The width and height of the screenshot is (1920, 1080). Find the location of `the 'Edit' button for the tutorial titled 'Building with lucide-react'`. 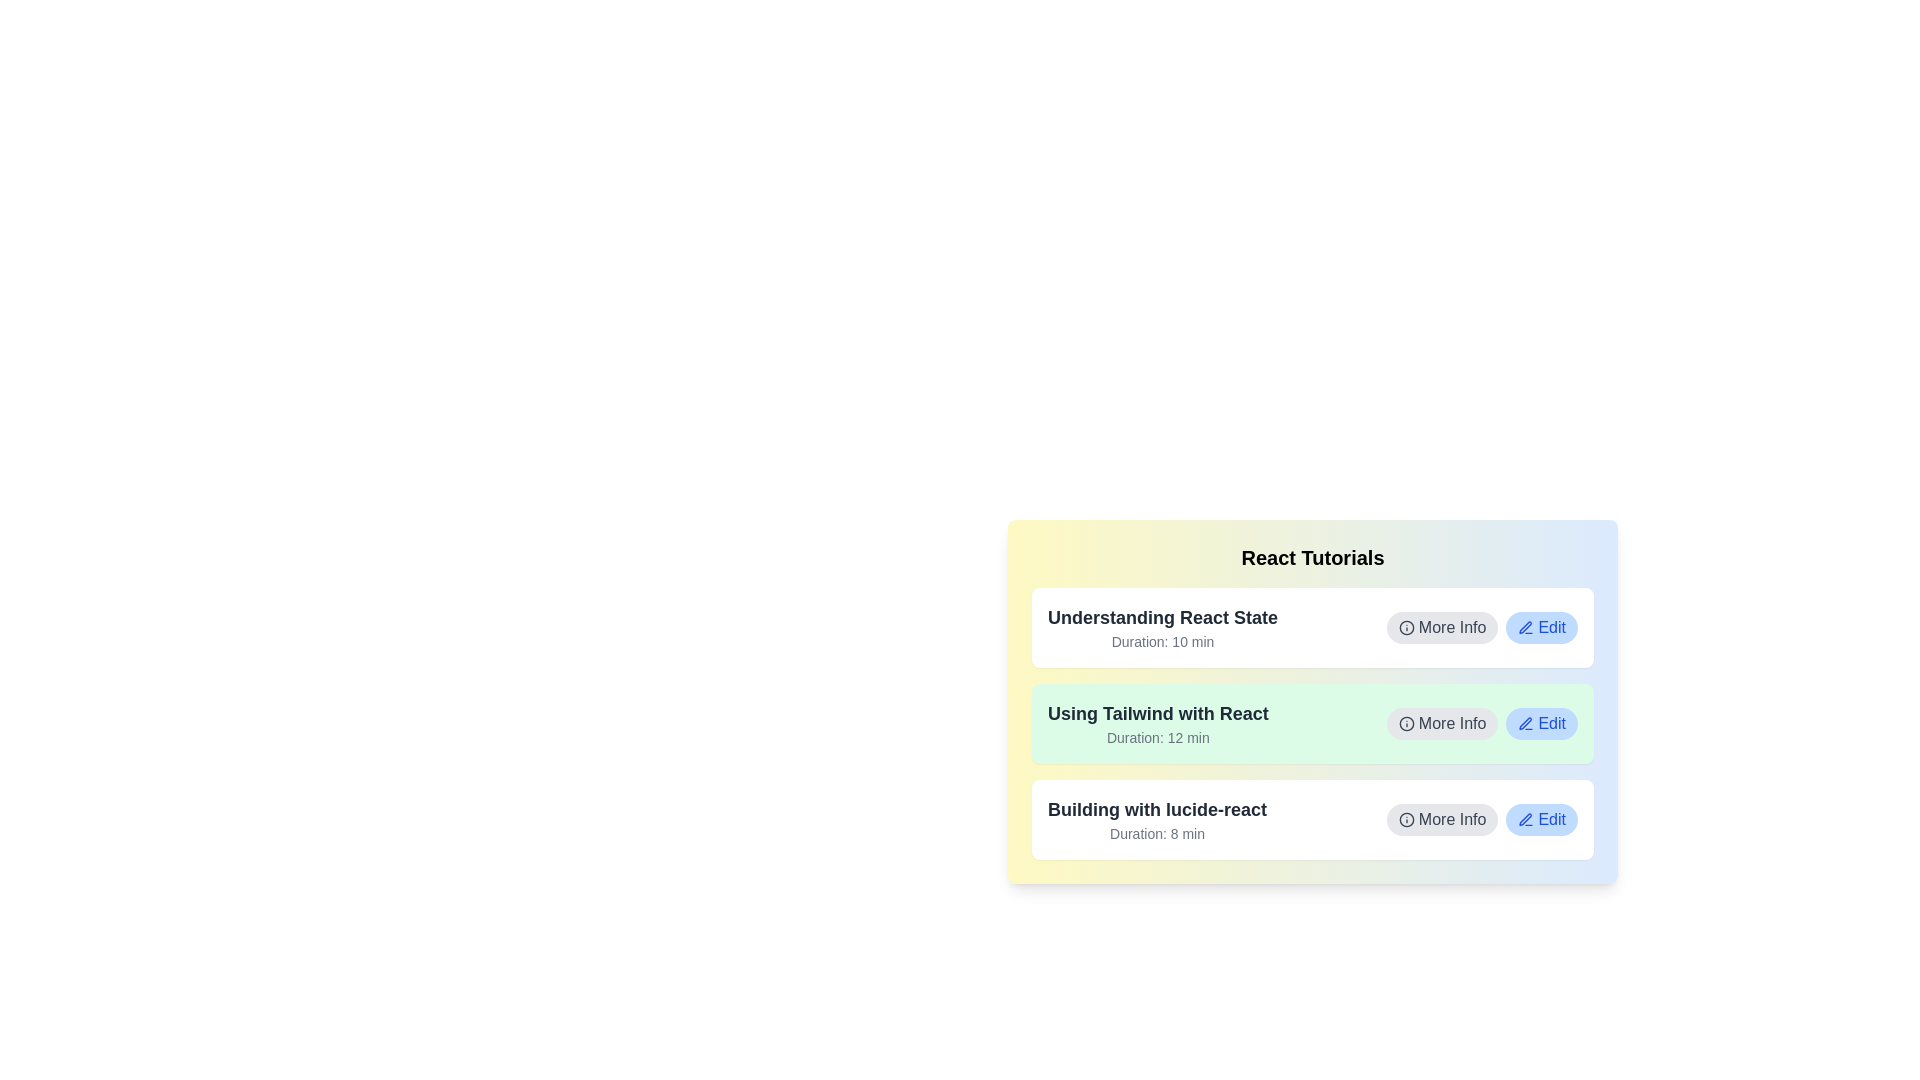

the 'Edit' button for the tutorial titled 'Building with lucide-react' is located at coordinates (1541, 820).